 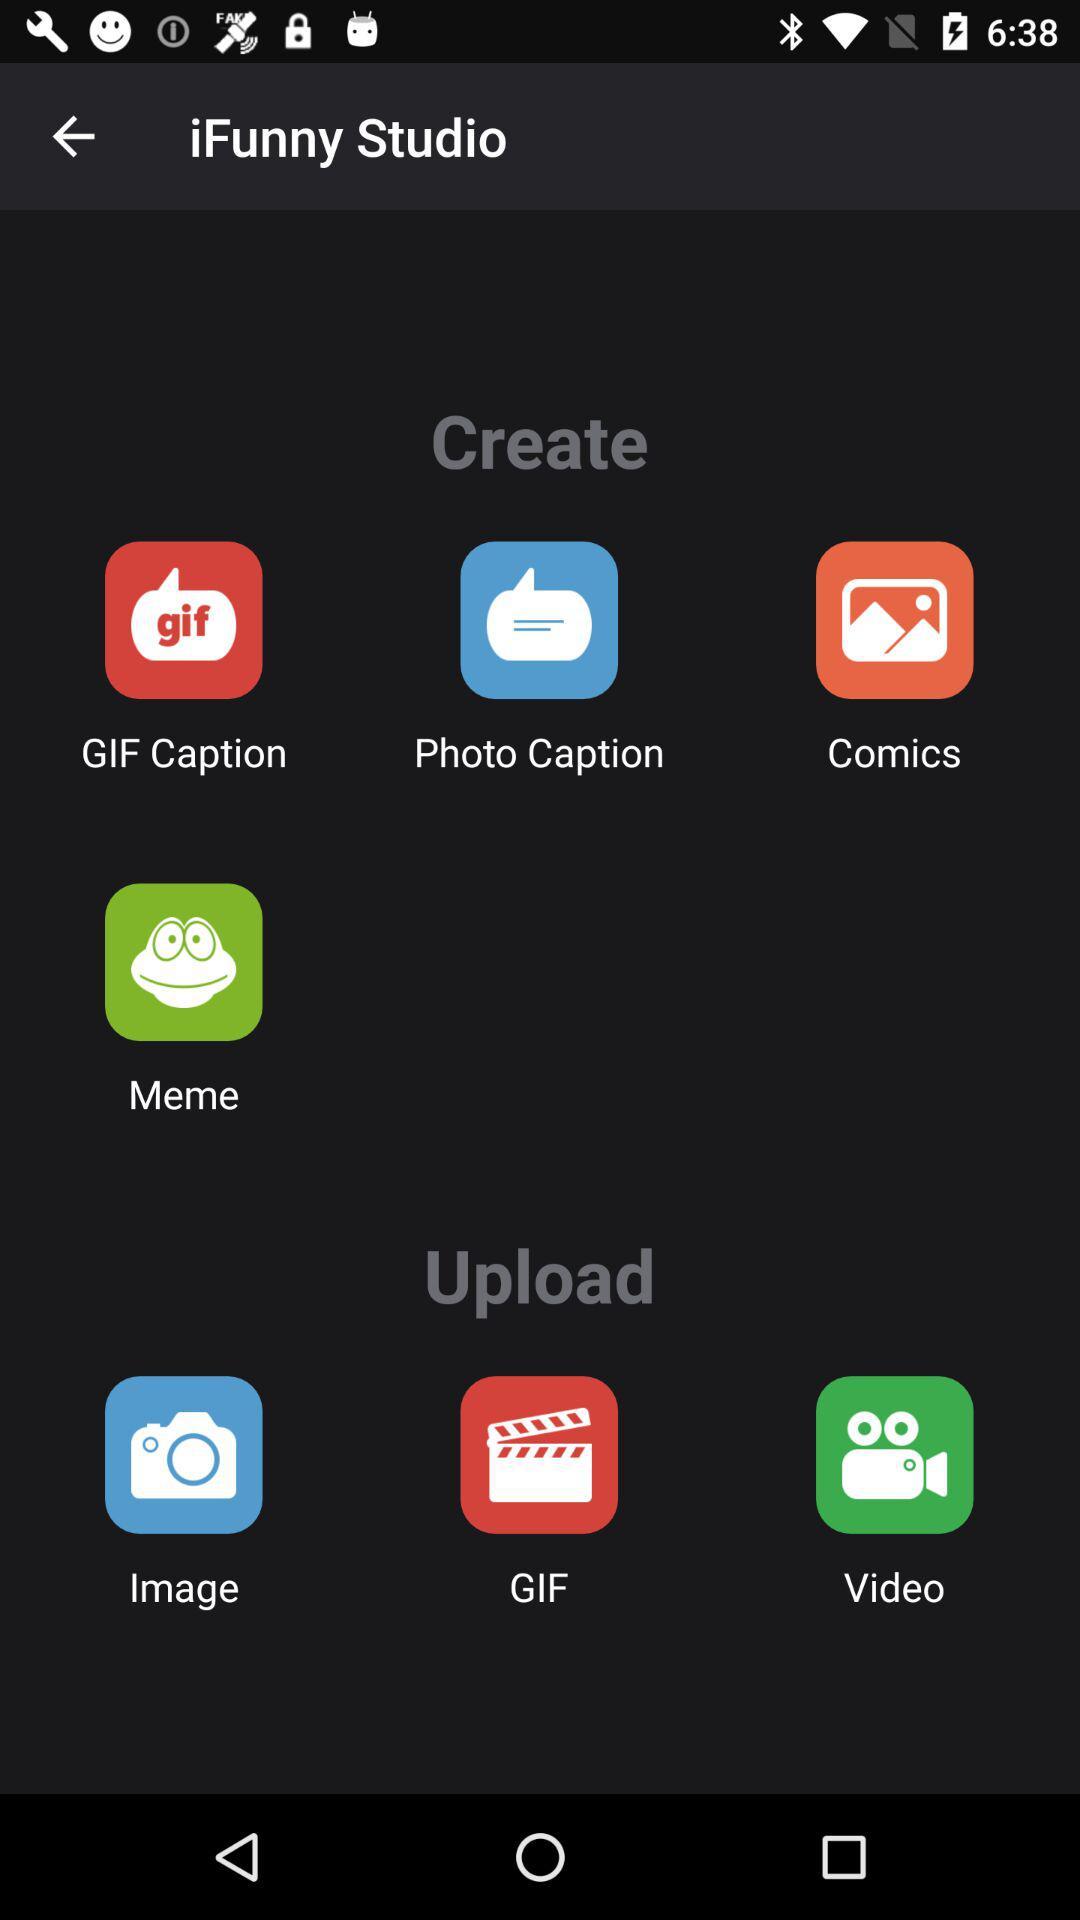 I want to click on the wallpaper icon, so click(x=893, y=619).